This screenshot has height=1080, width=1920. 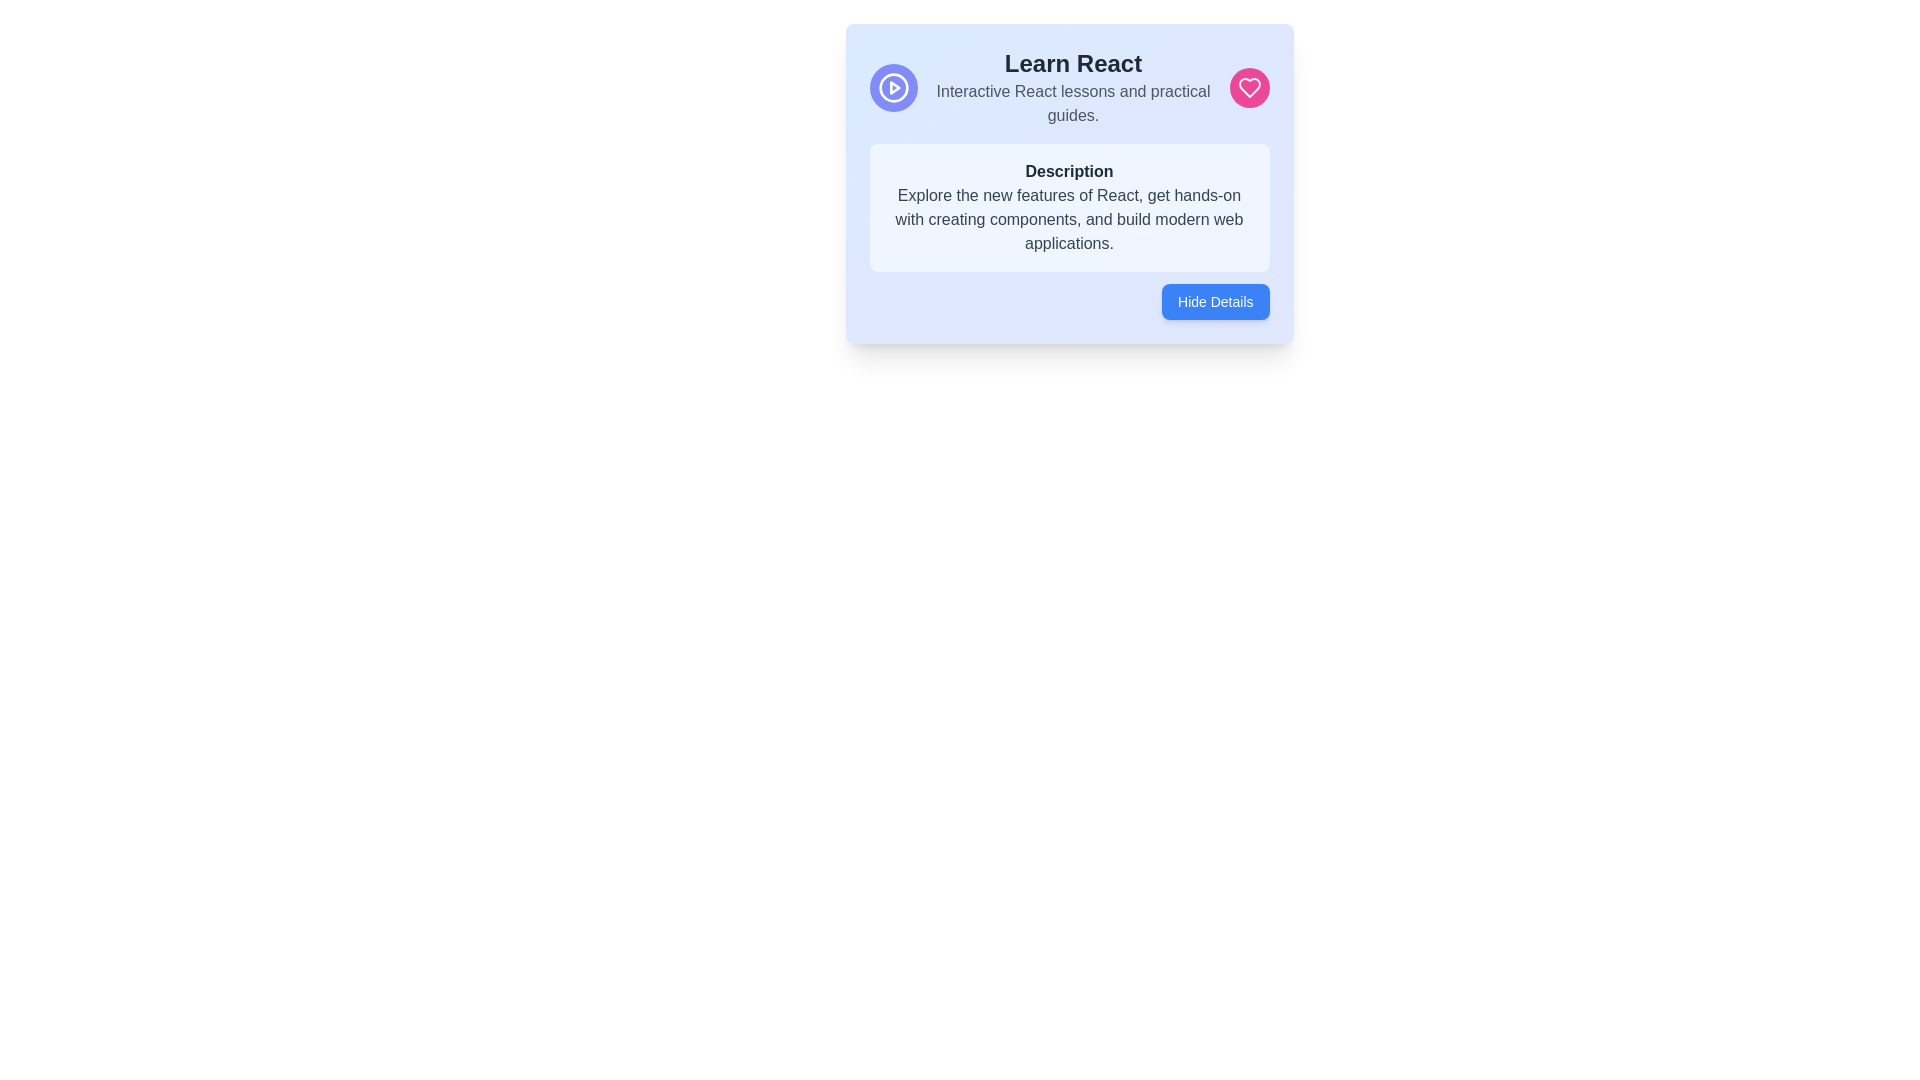 What do you see at coordinates (893, 87) in the screenshot?
I see `the triangular play icon within the circular frame located in the Learn React section` at bounding box center [893, 87].